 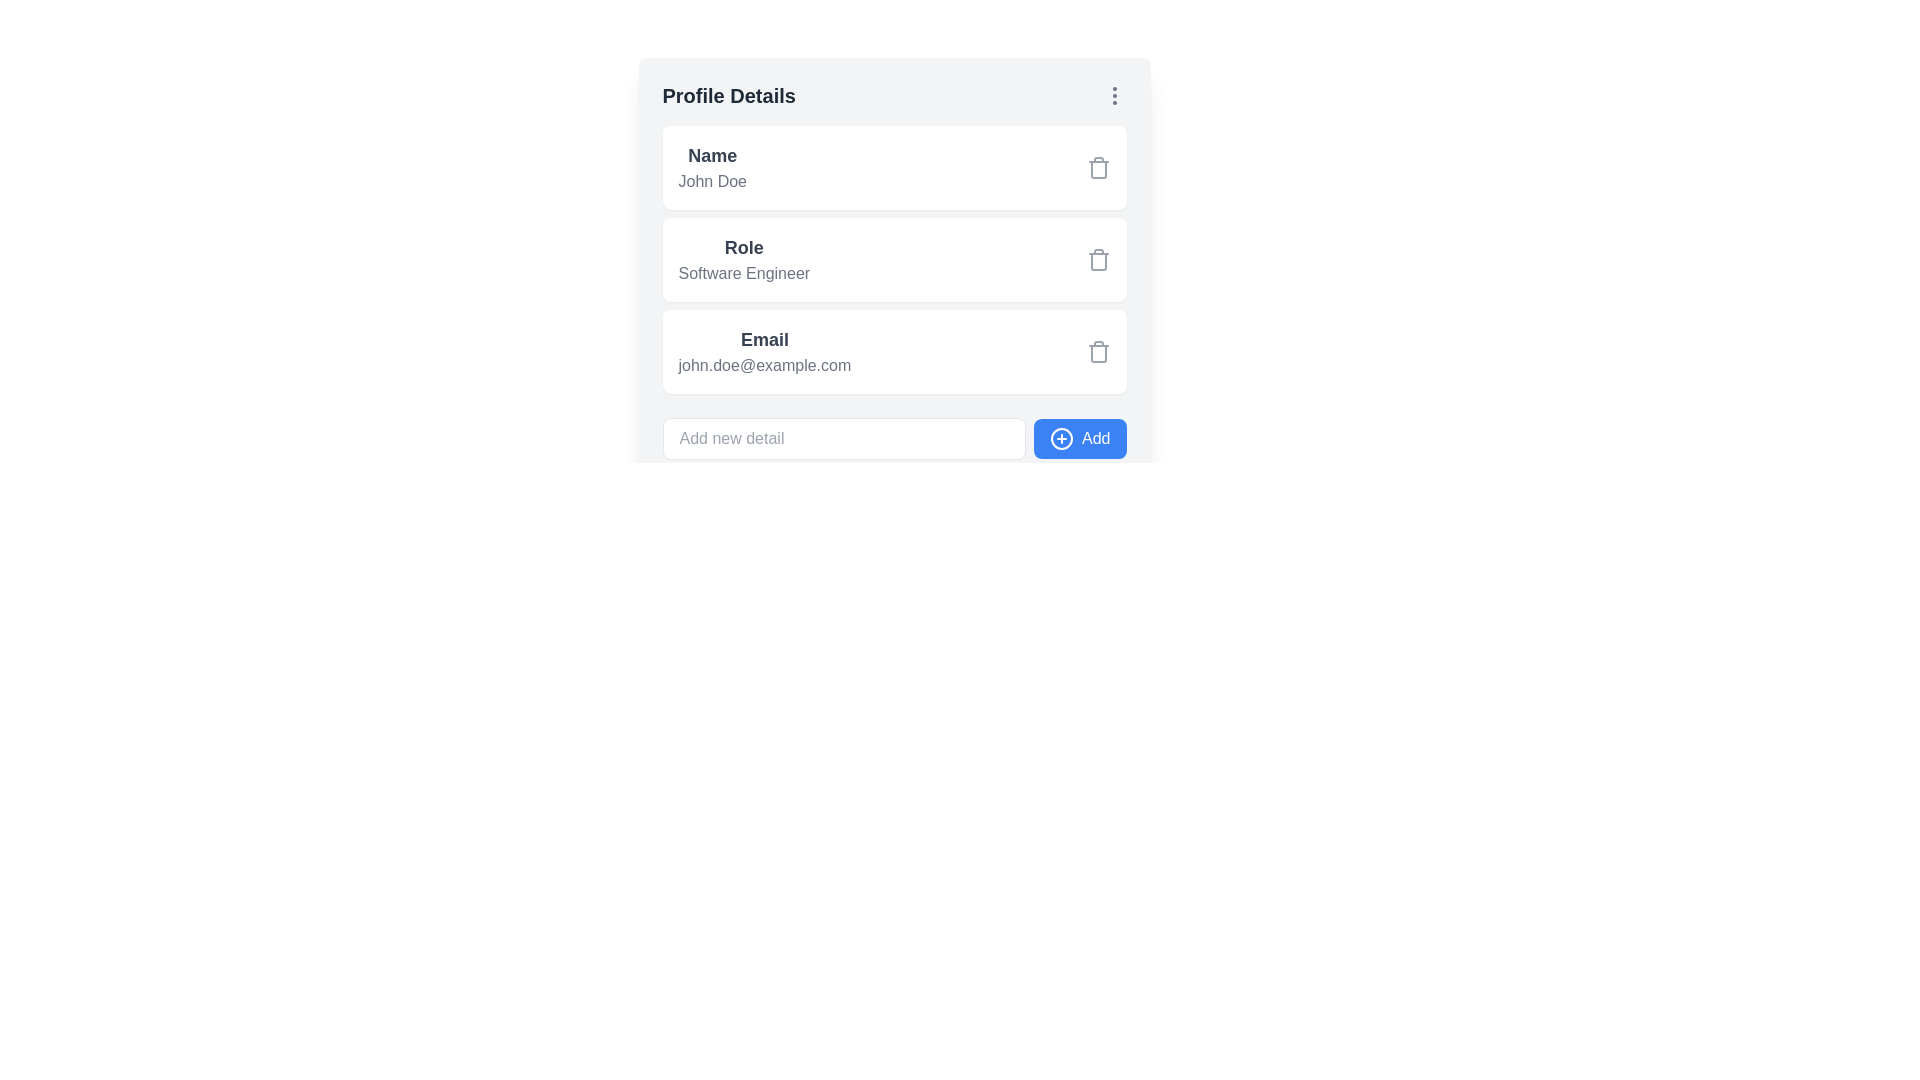 What do you see at coordinates (743, 273) in the screenshot?
I see `the static text label displaying 'Software Engineer', which is located directly beneath the 'Role' text in the 'Profile Details' section` at bounding box center [743, 273].